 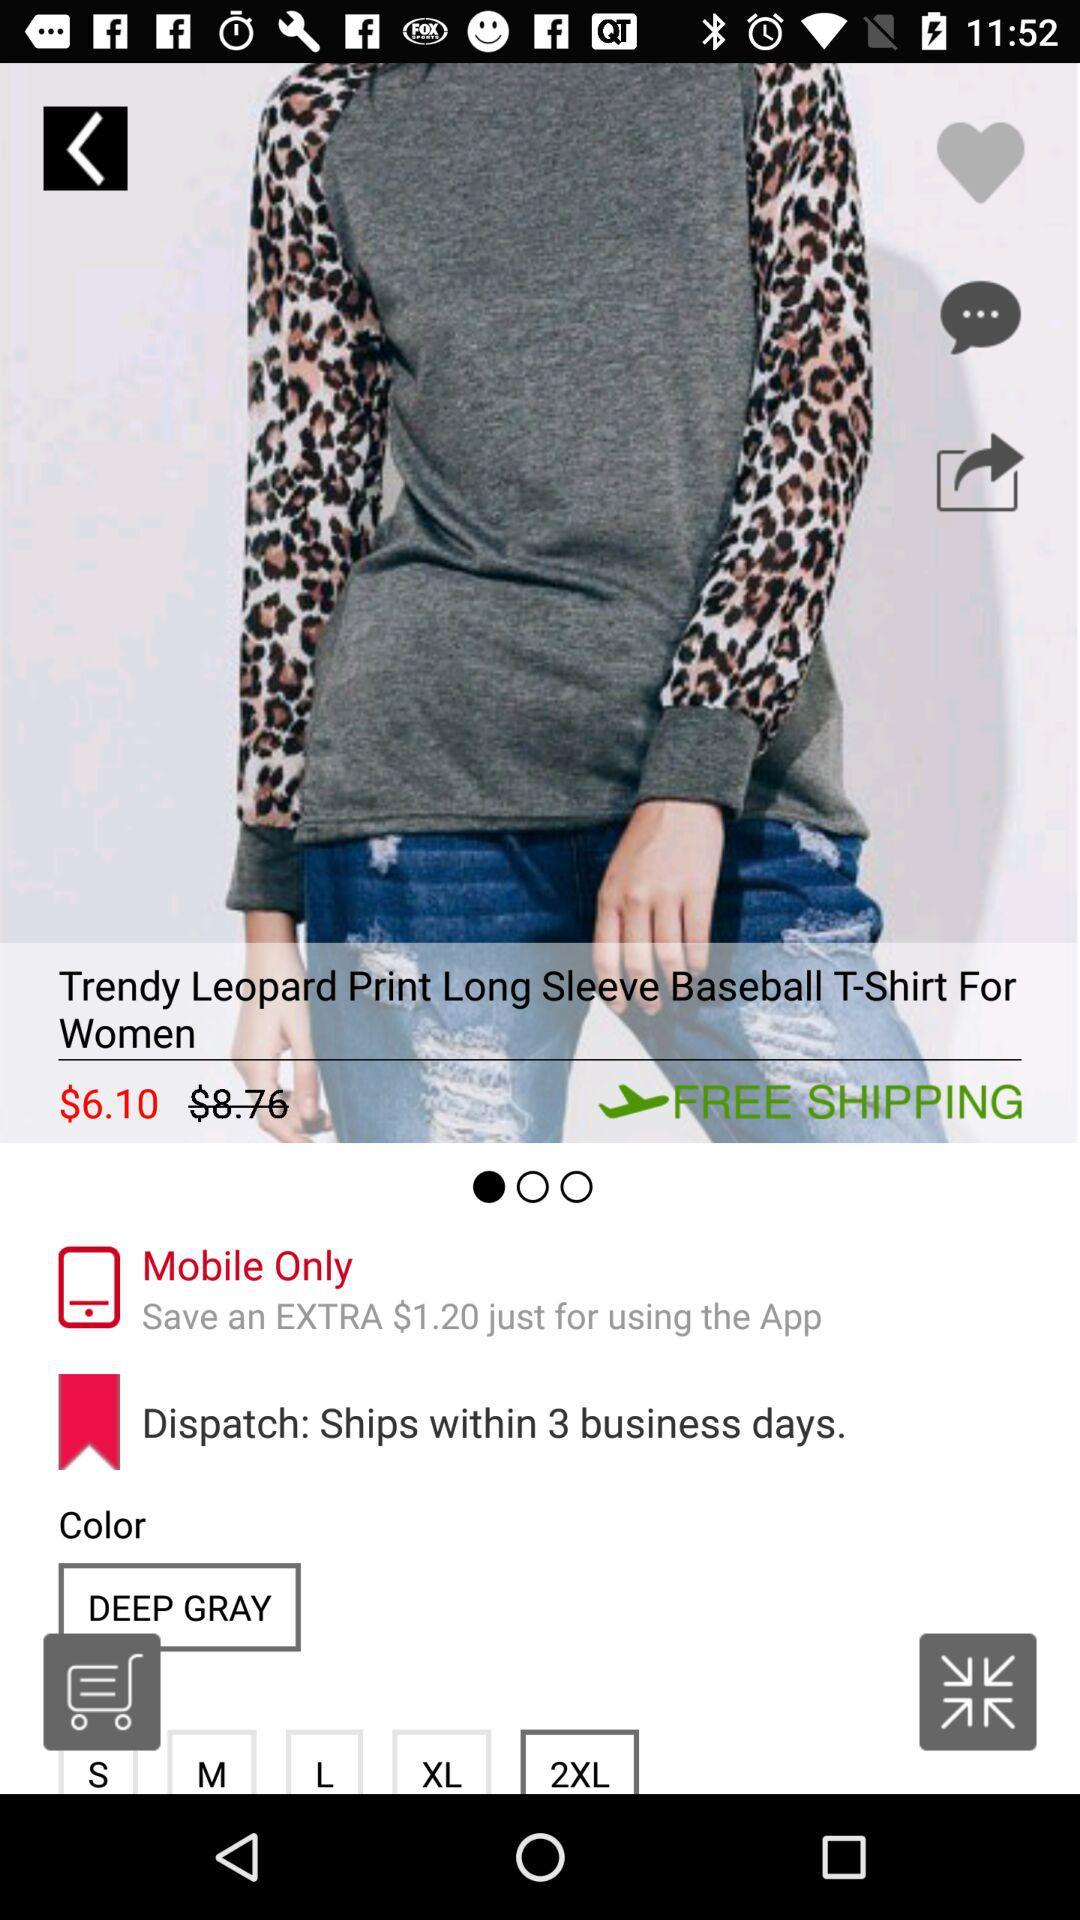 What do you see at coordinates (84, 147) in the screenshot?
I see `previous` at bounding box center [84, 147].